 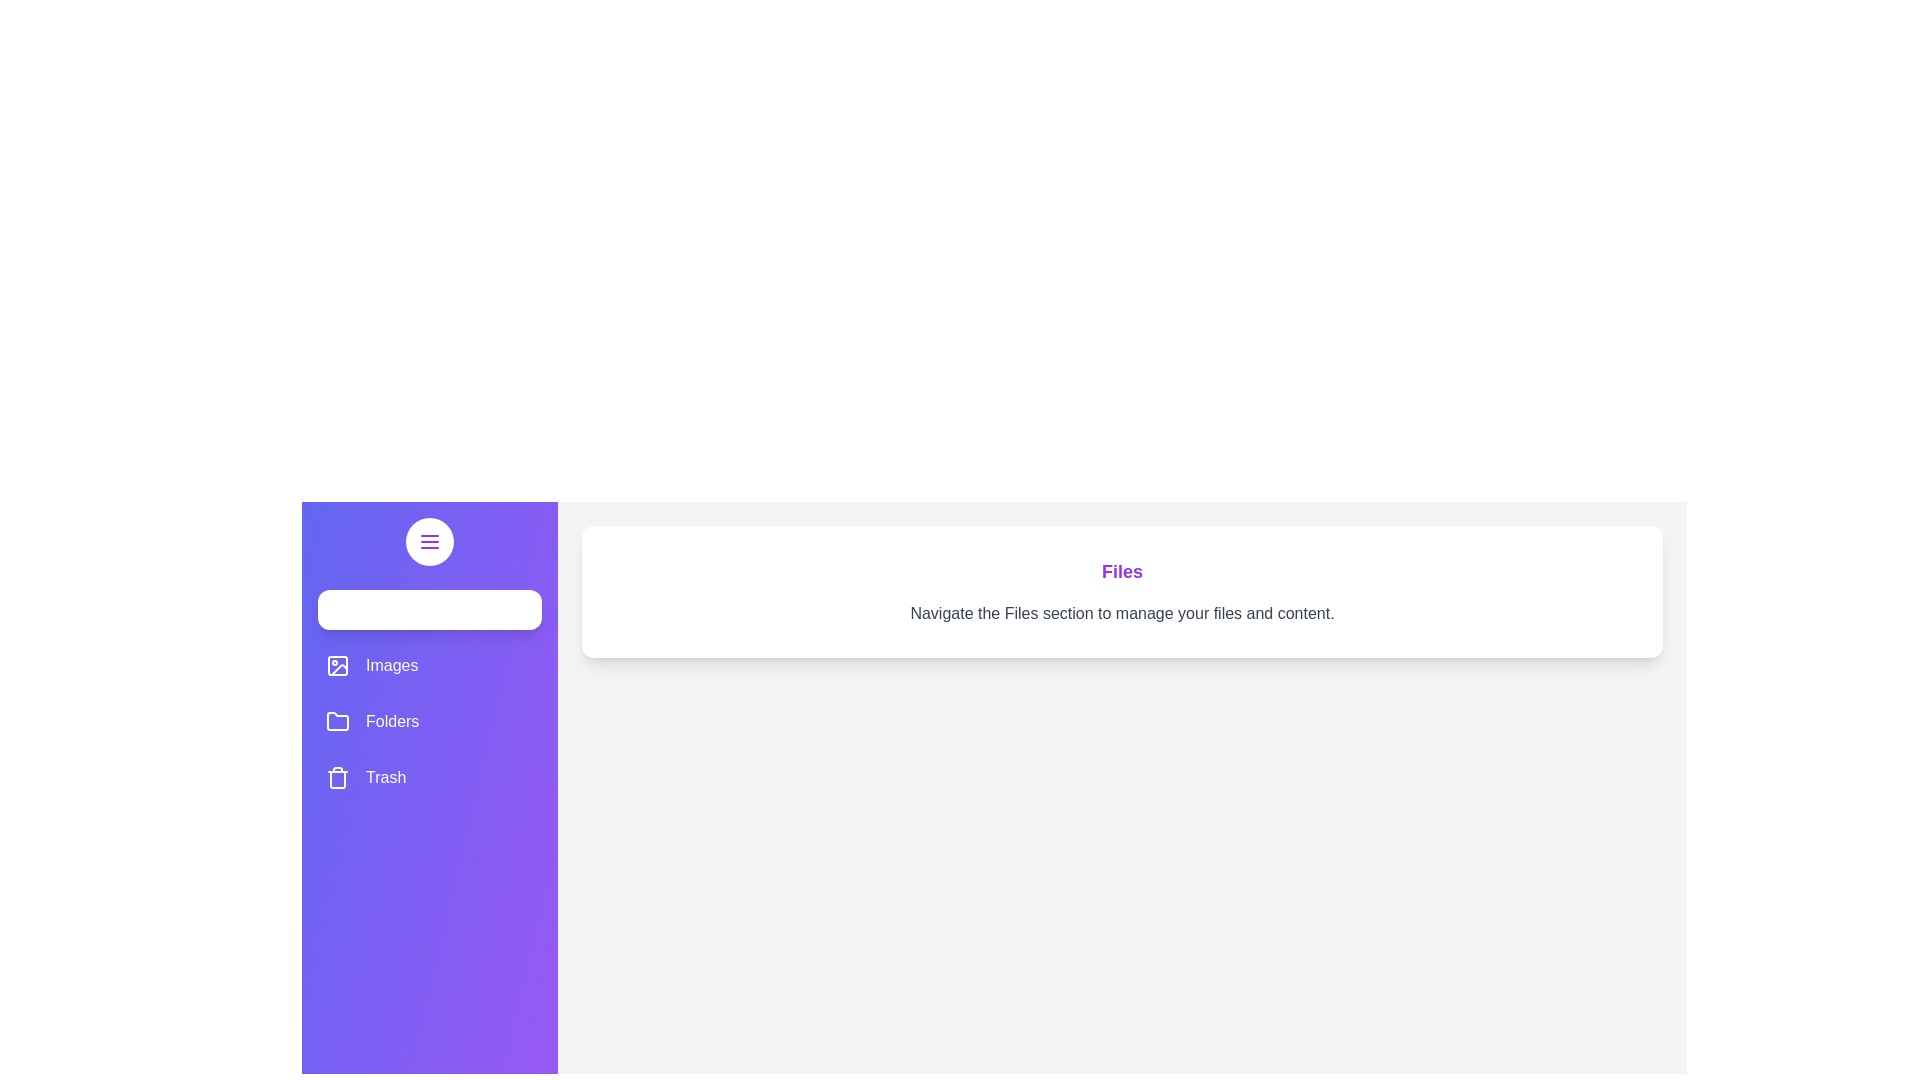 What do you see at coordinates (429, 777) in the screenshot?
I see `the section Trash to navigate to it` at bounding box center [429, 777].